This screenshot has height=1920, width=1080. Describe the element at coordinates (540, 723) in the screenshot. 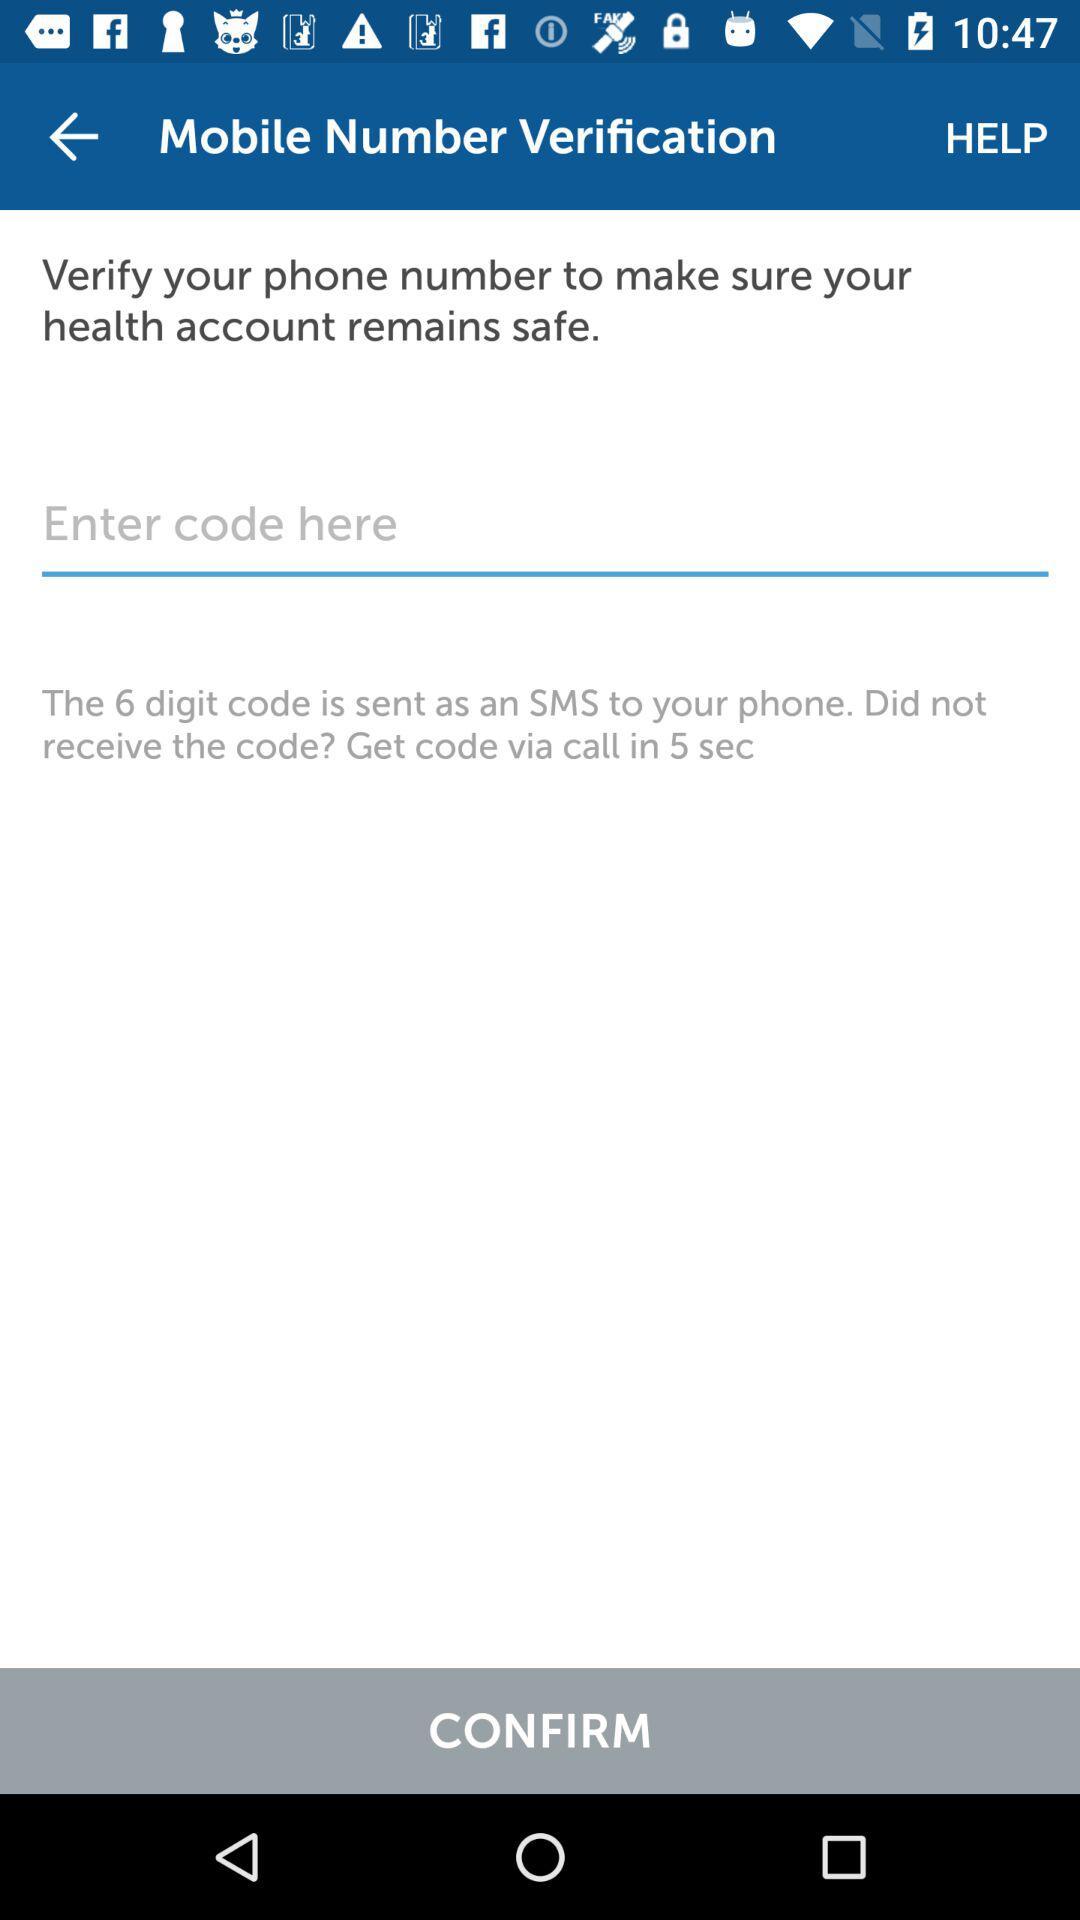

I see `the 6 digit item` at that location.